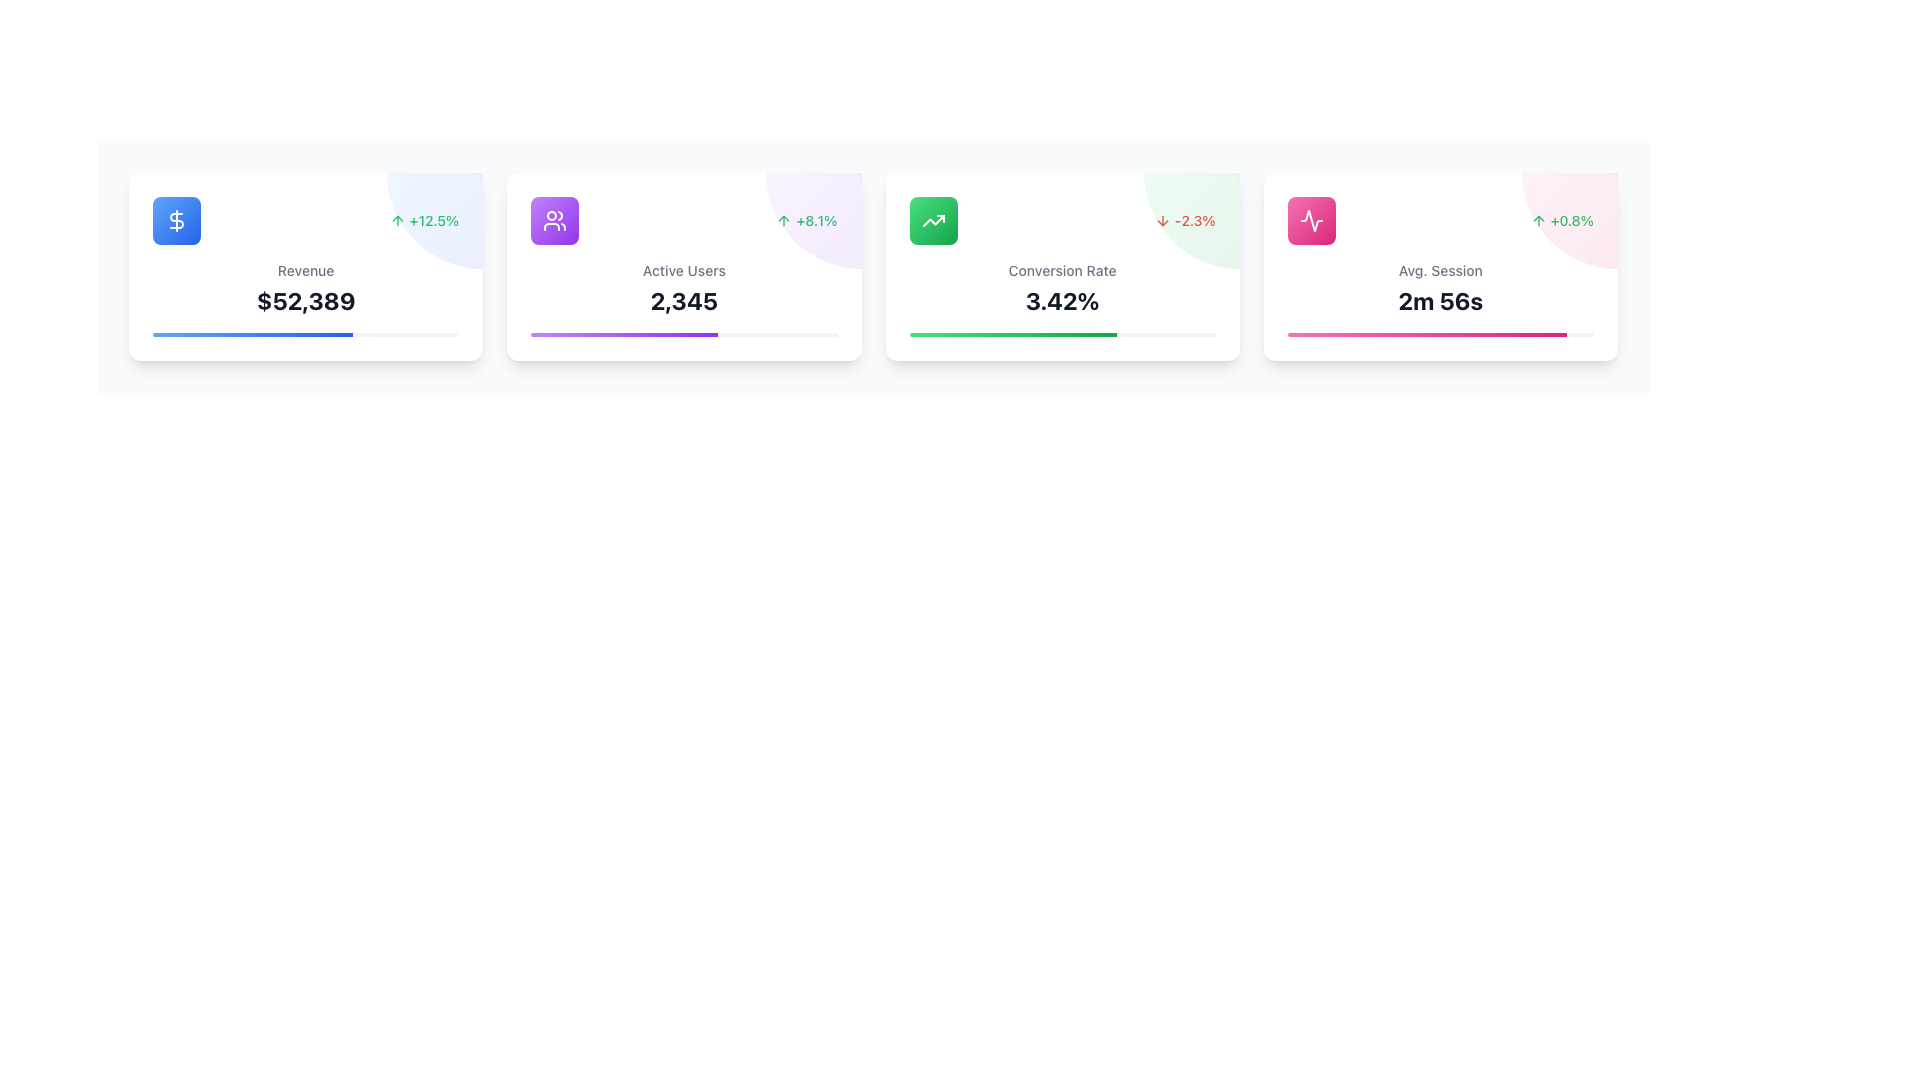 The height and width of the screenshot is (1080, 1920). What do you see at coordinates (305, 334) in the screenshot?
I see `the progress bar located at the bottom of the revenue information card, which visually represents a percentage-based metric` at bounding box center [305, 334].